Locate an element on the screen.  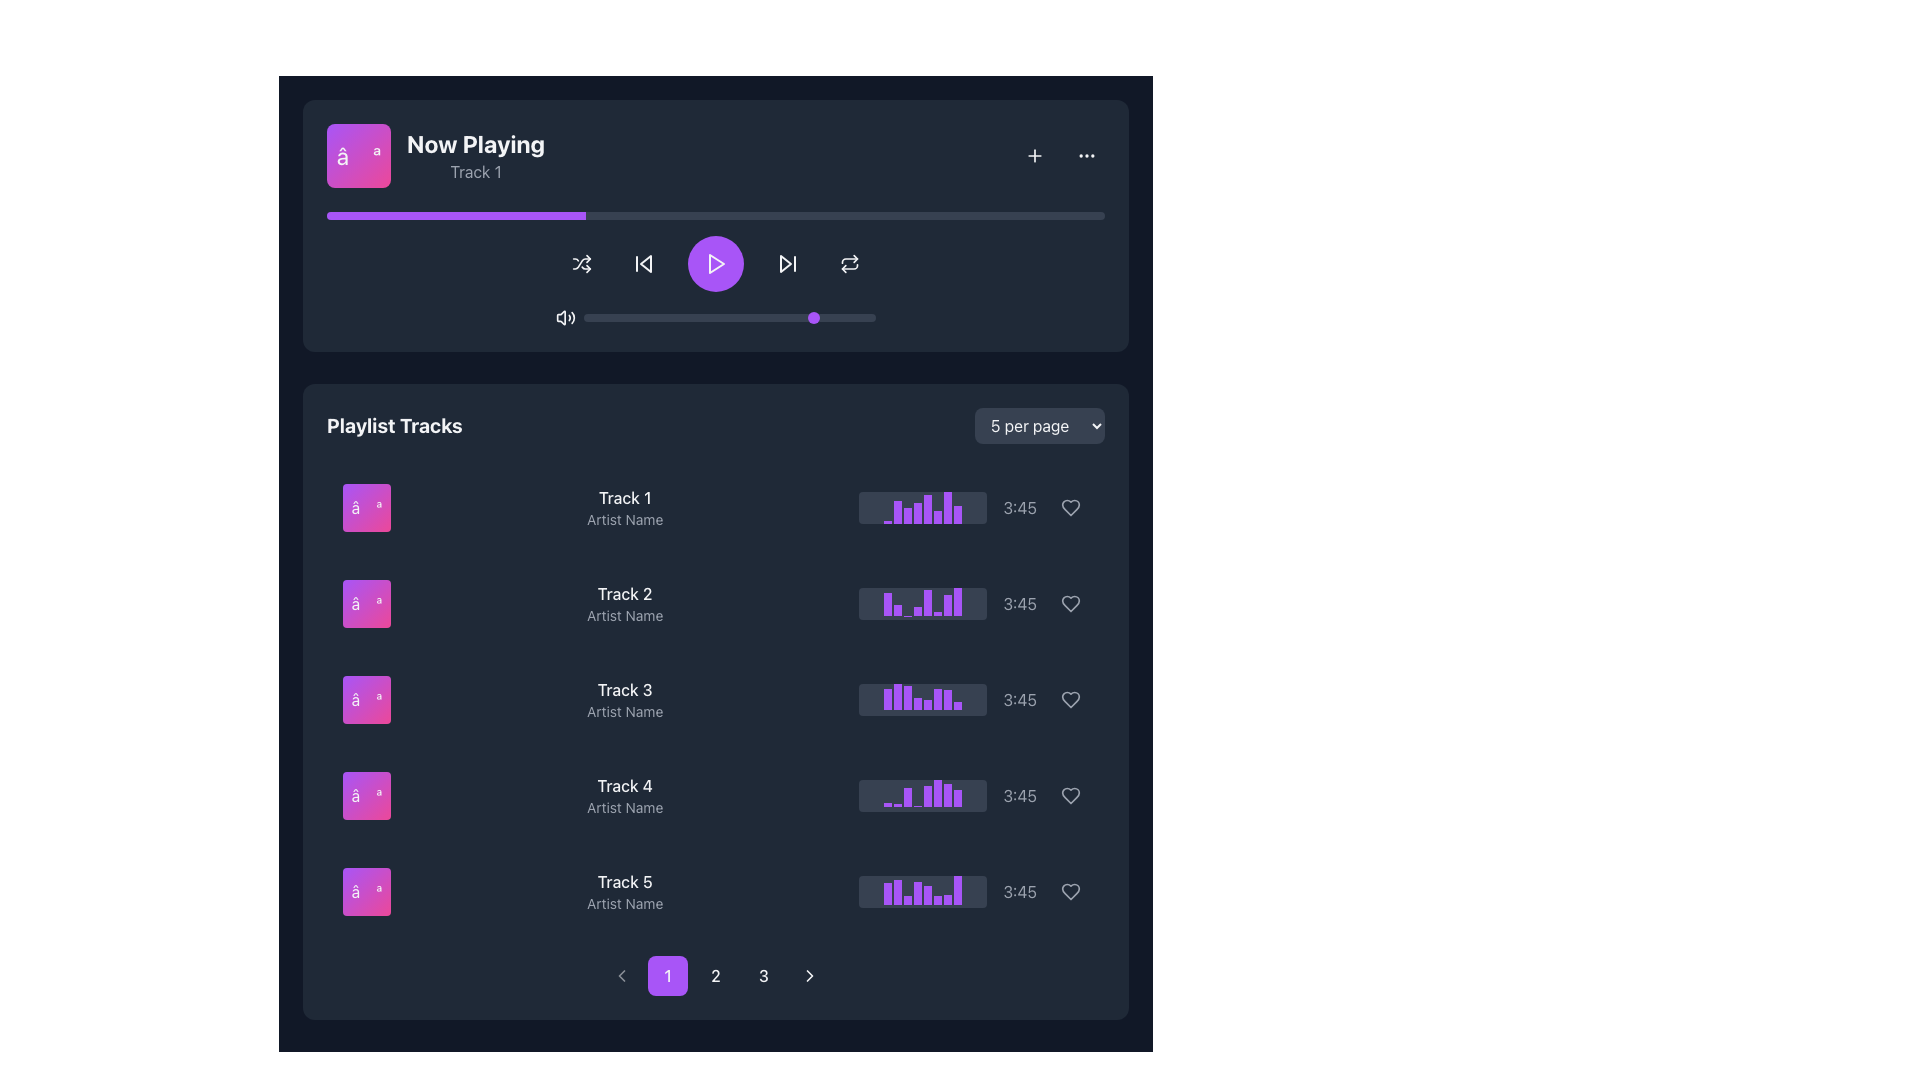
the circular purple play button with a white triangle icon in the center, located at the center of the control row in the music playback interface to play or pause playback is located at coordinates (715, 262).